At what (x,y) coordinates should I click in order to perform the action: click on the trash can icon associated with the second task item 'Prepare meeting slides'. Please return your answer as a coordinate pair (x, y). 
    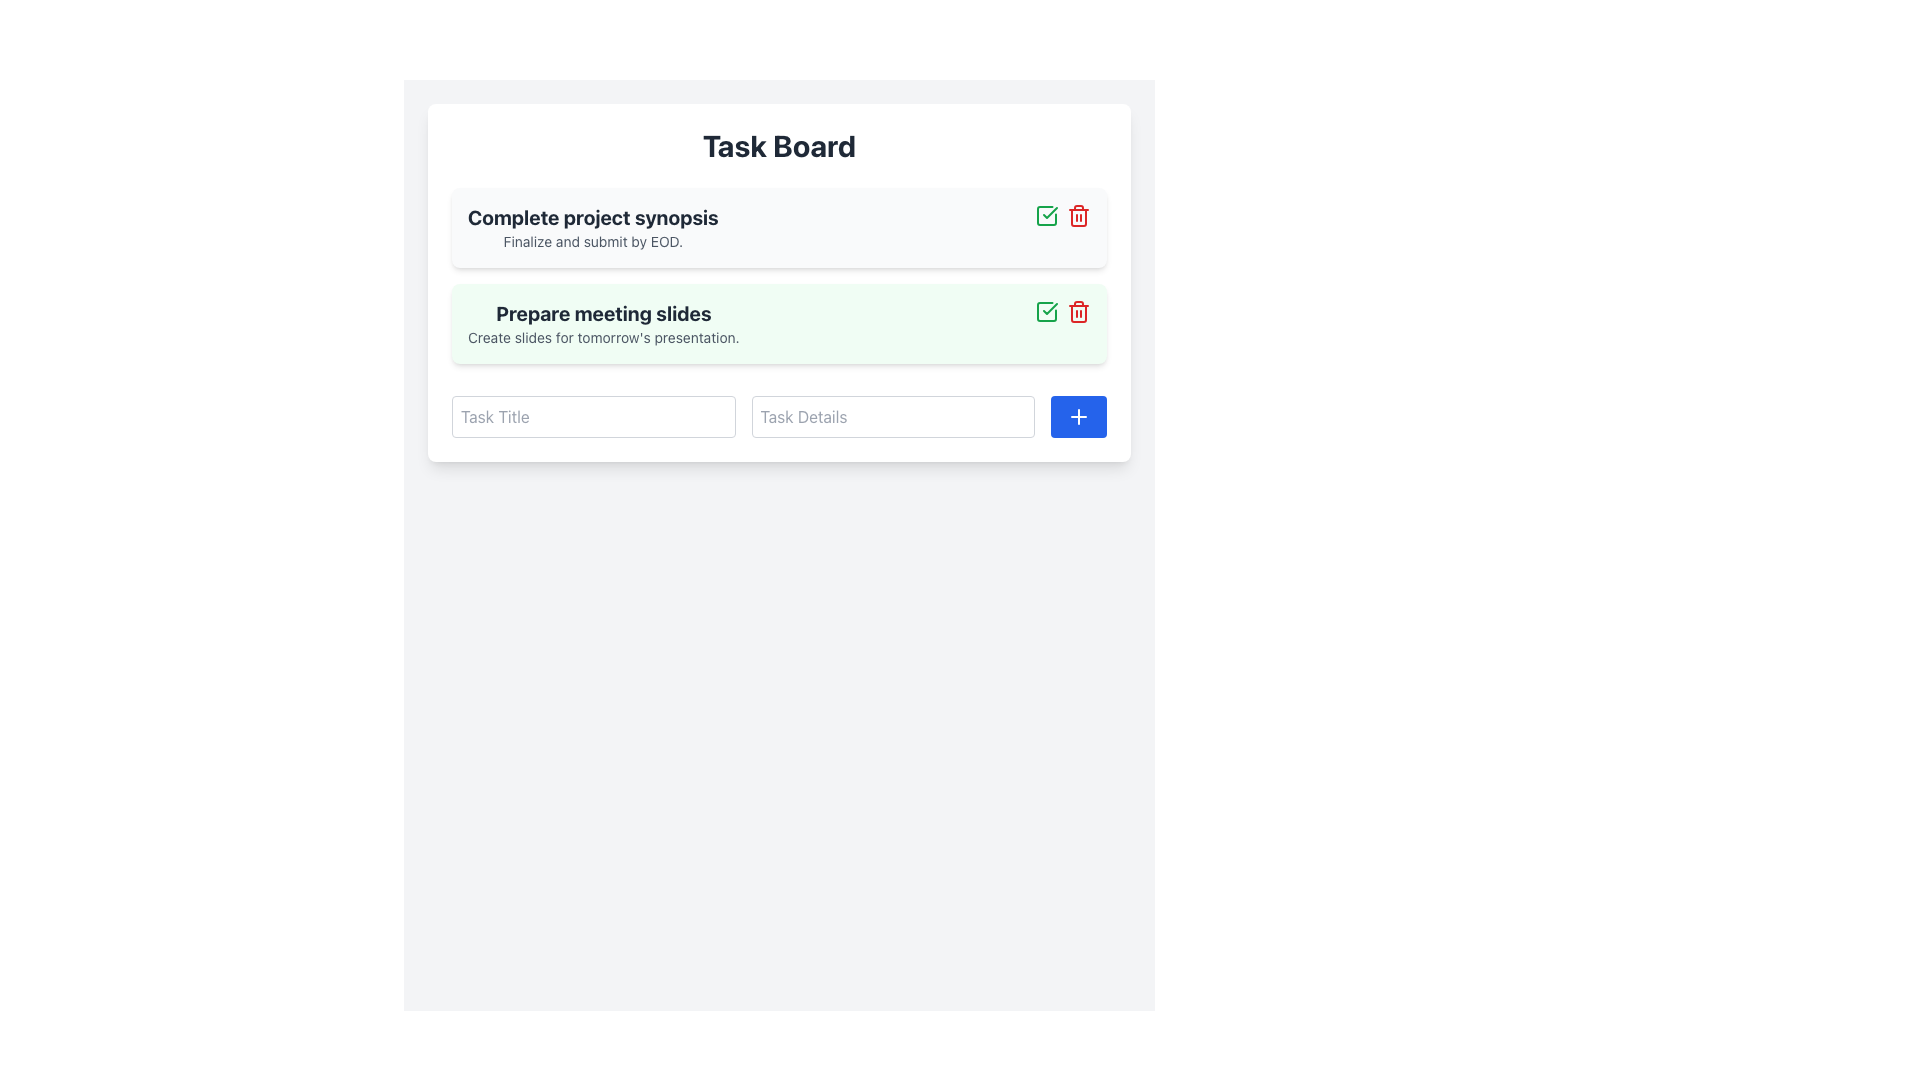
    Looking at the image, I should click on (1078, 313).